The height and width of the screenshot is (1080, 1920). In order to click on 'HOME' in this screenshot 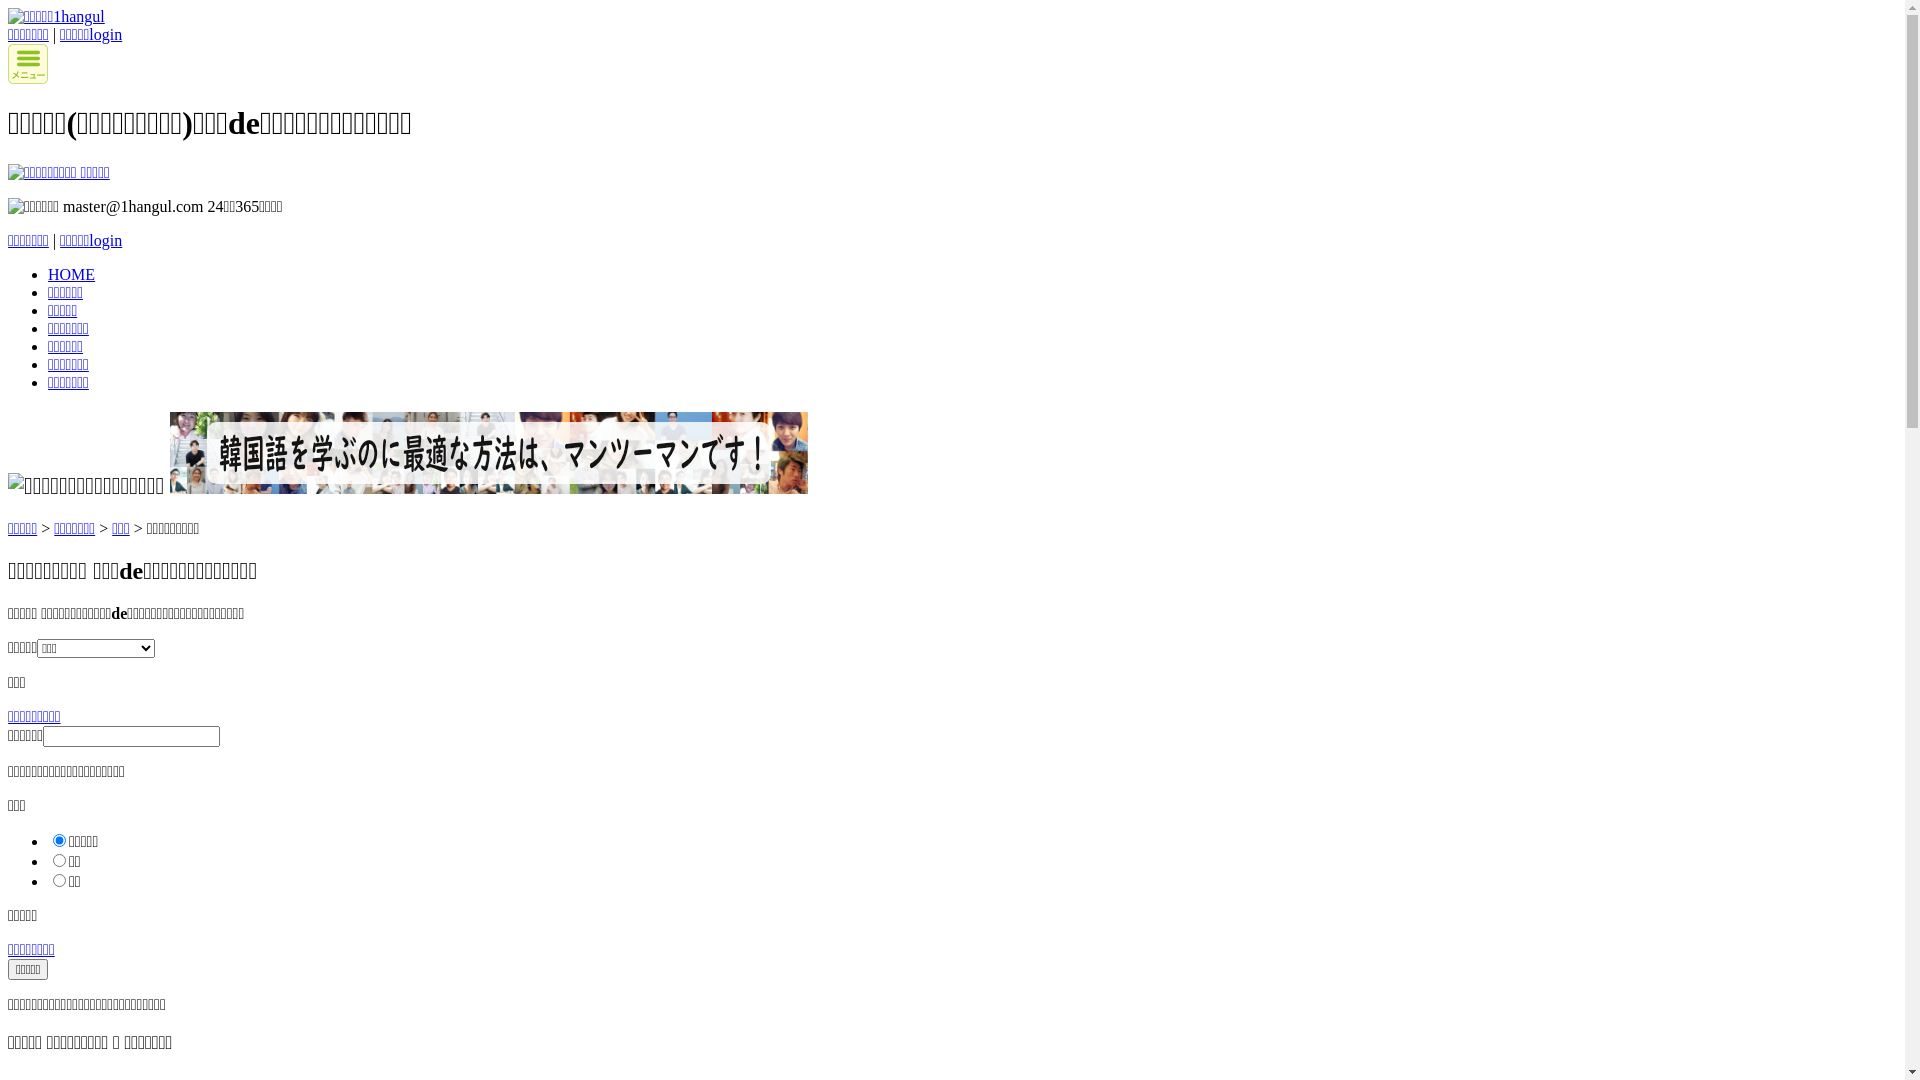, I will do `click(71, 274)`.